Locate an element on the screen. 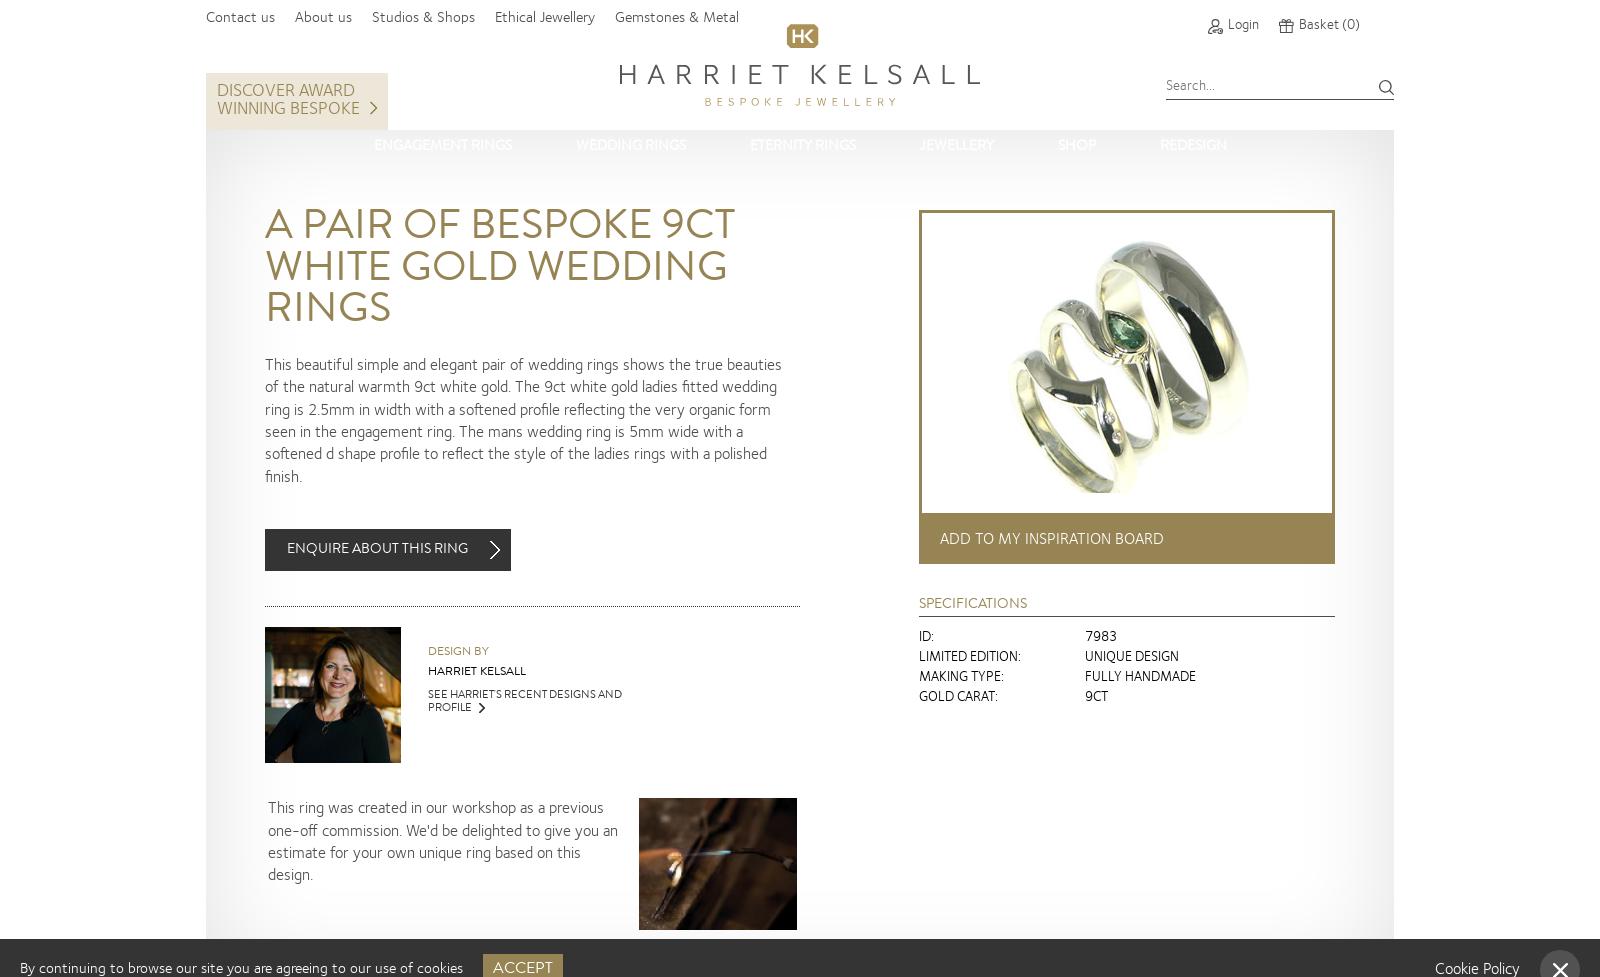  'Fully Handmade' is located at coordinates (1140, 676).